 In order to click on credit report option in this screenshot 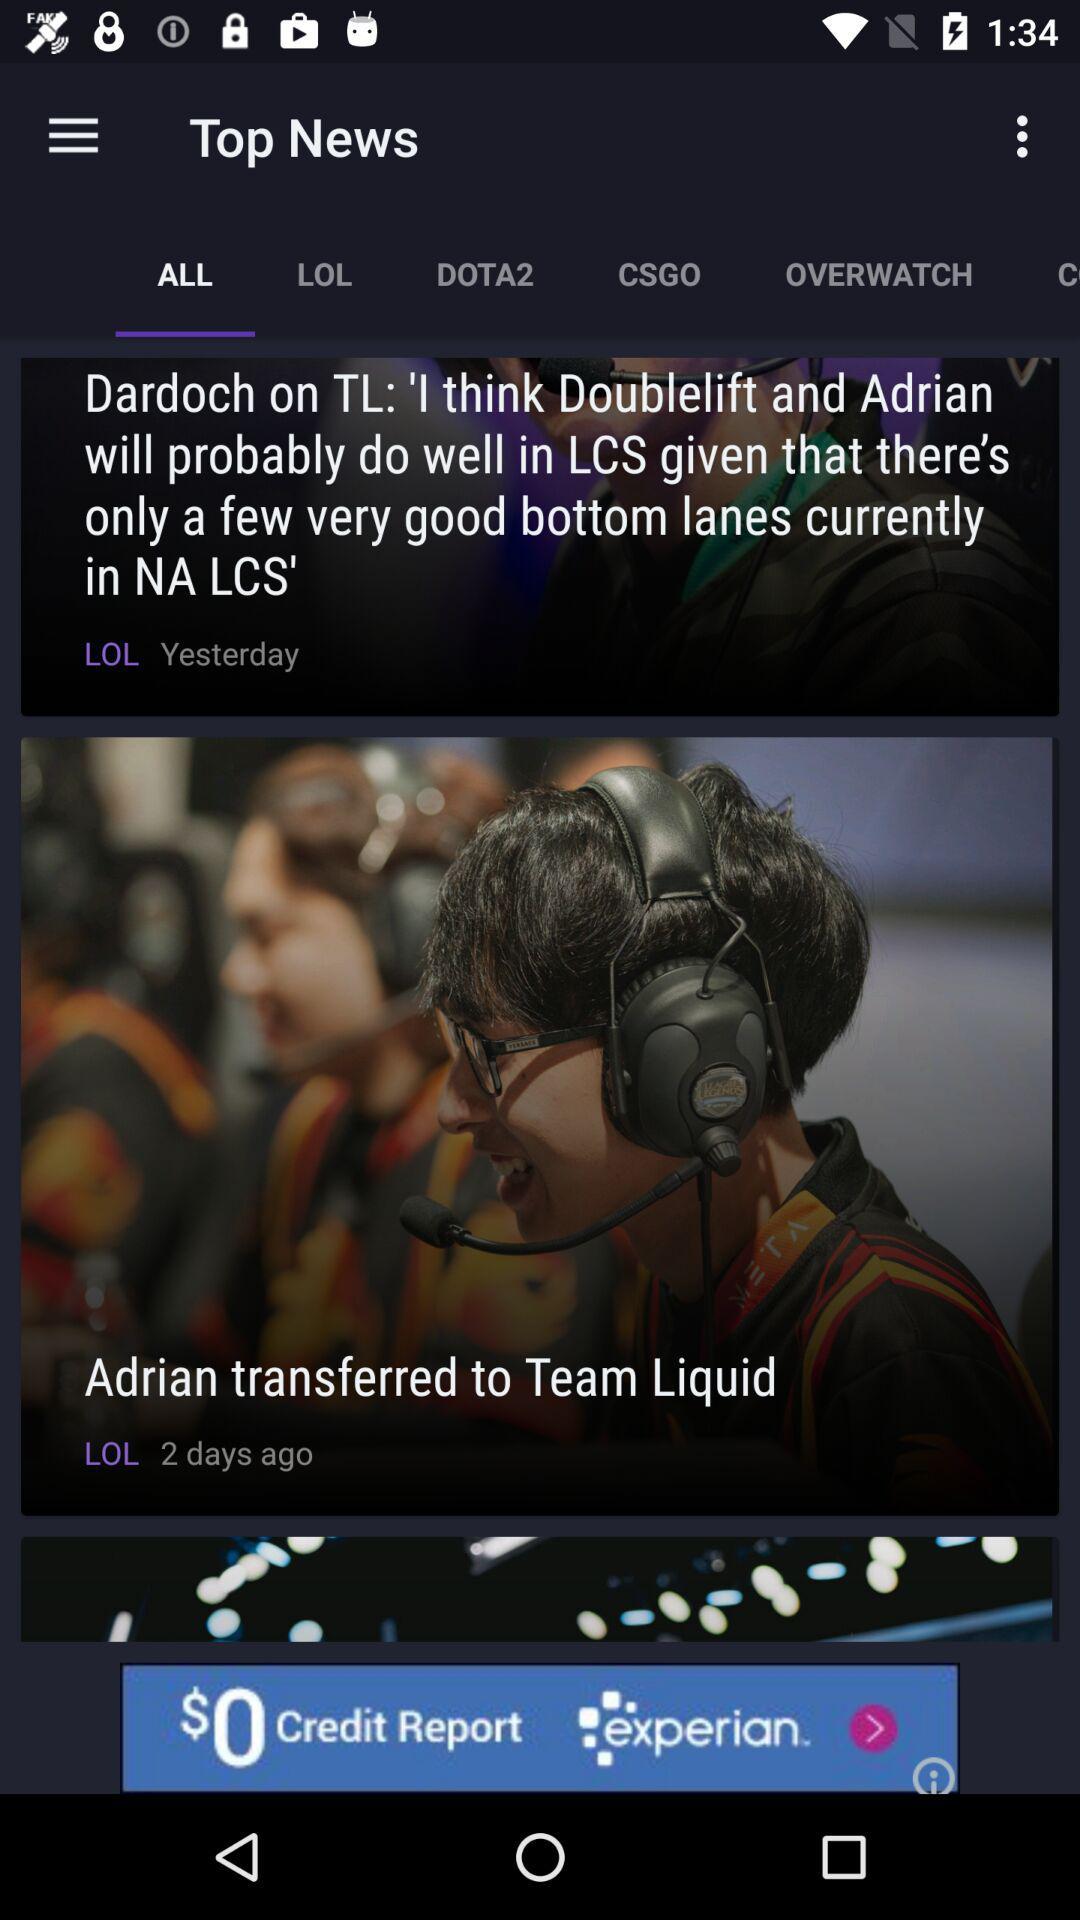, I will do `click(540, 1727)`.